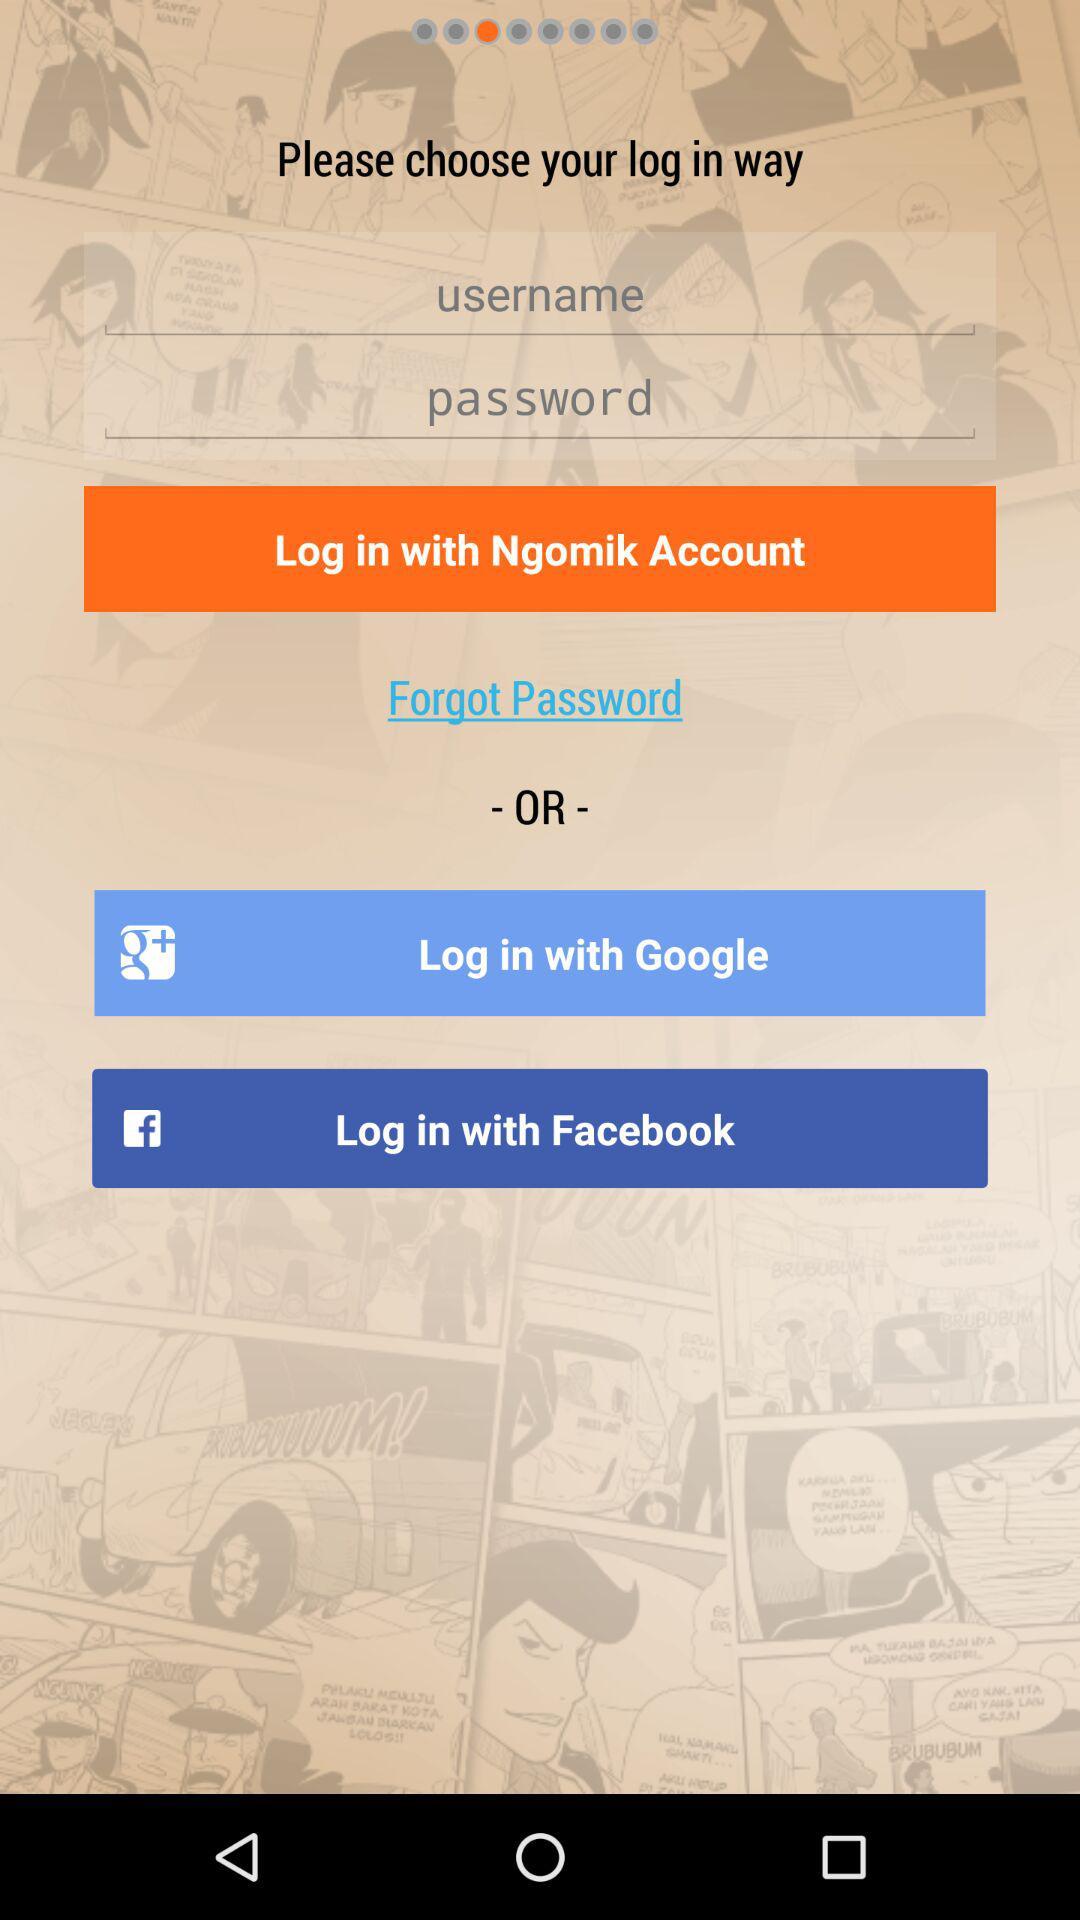 Image resolution: width=1080 pixels, height=1920 pixels. I want to click on username text box, so click(540, 292).